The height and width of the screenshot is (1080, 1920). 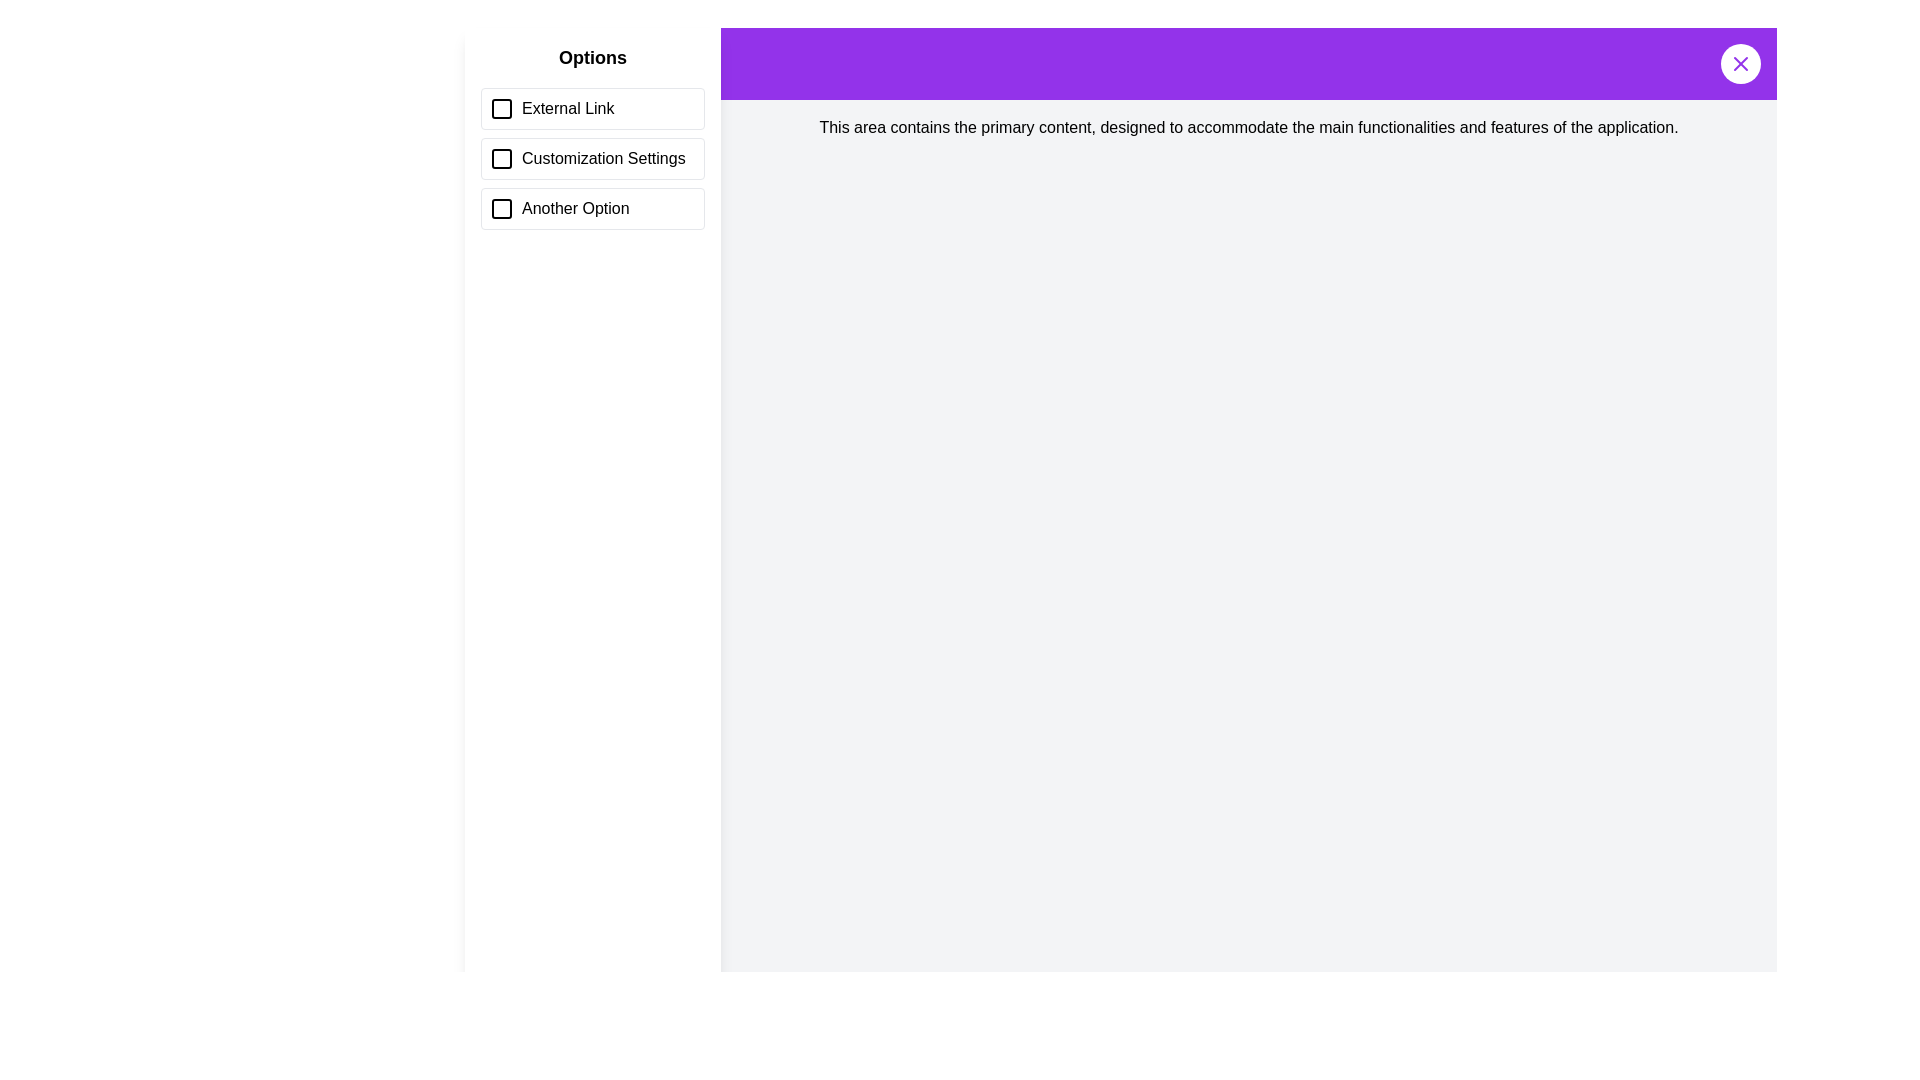 I want to click on the square decorative icon located in the left-side panel under 'Options' next to the text 'External Link', so click(x=502, y=108).